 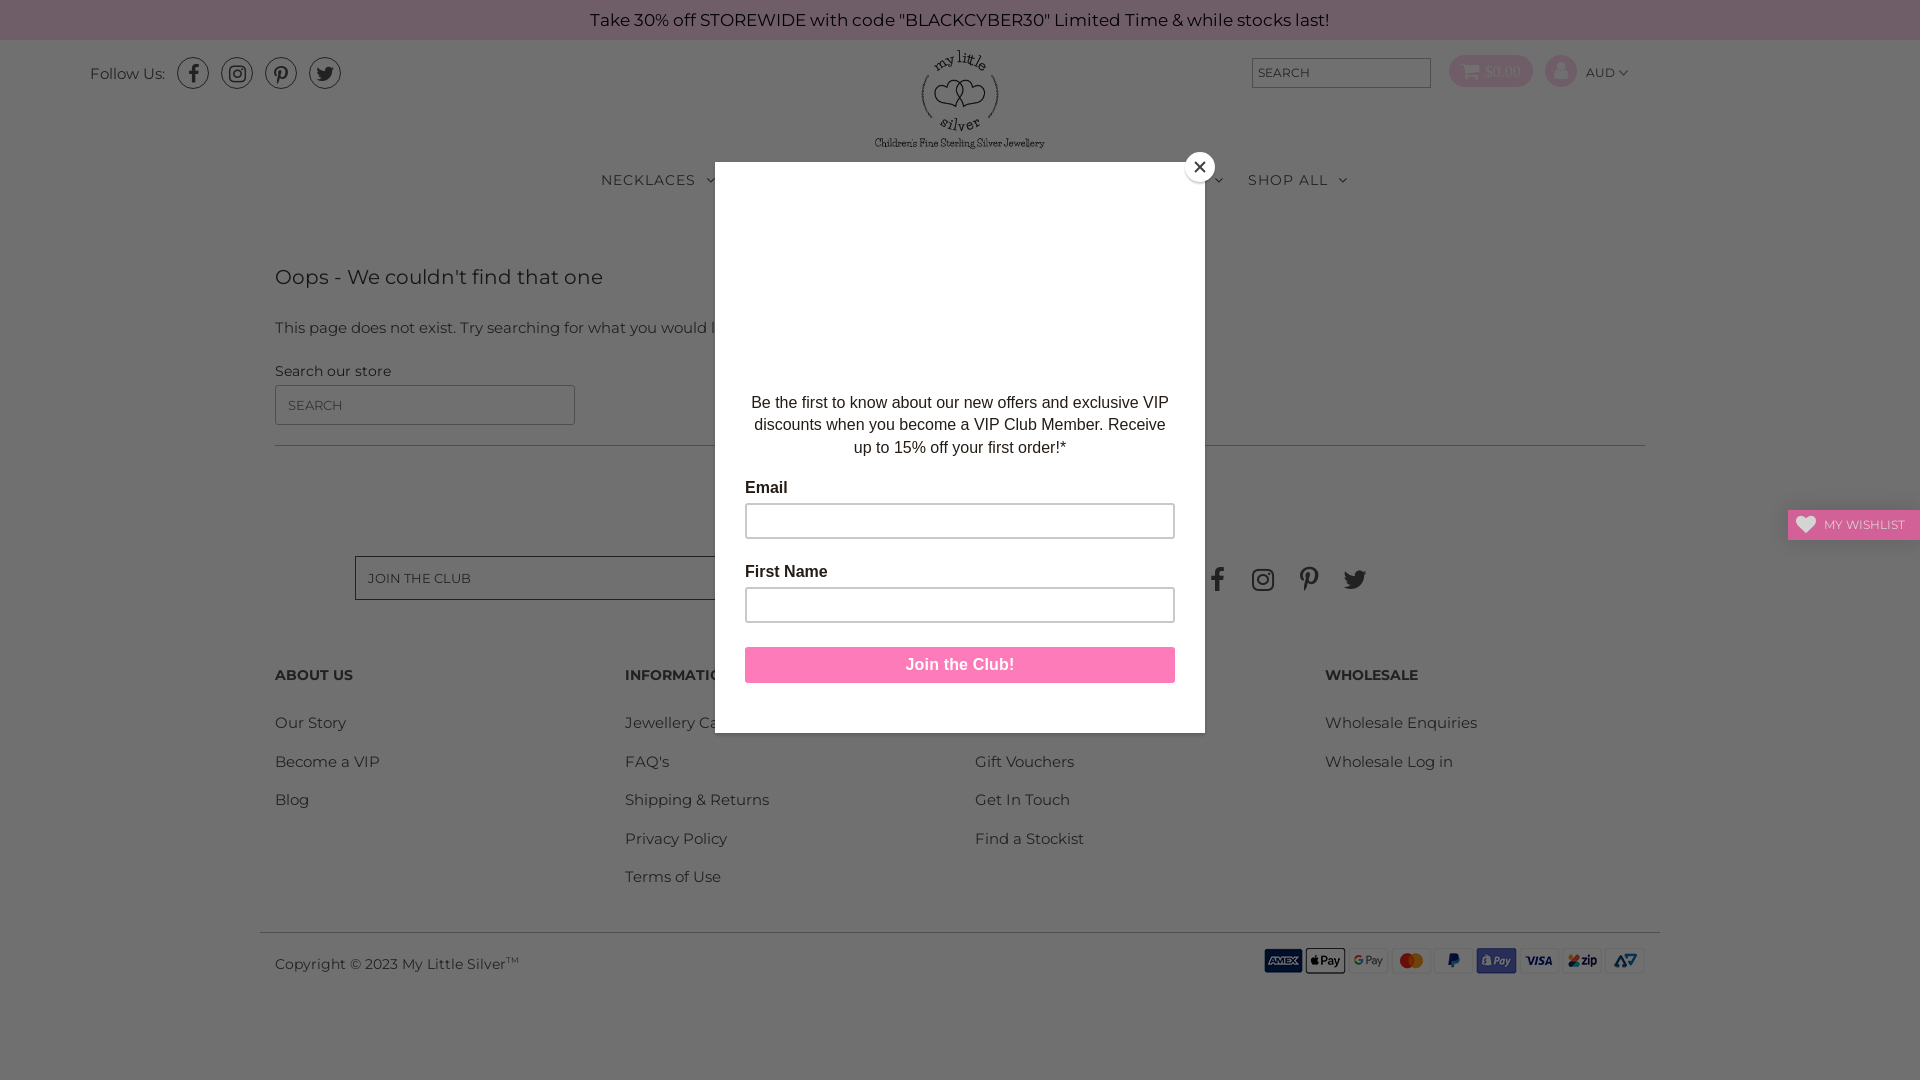 What do you see at coordinates (679, 722) in the screenshot?
I see `'Jewellery Care'` at bounding box center [679, 722].